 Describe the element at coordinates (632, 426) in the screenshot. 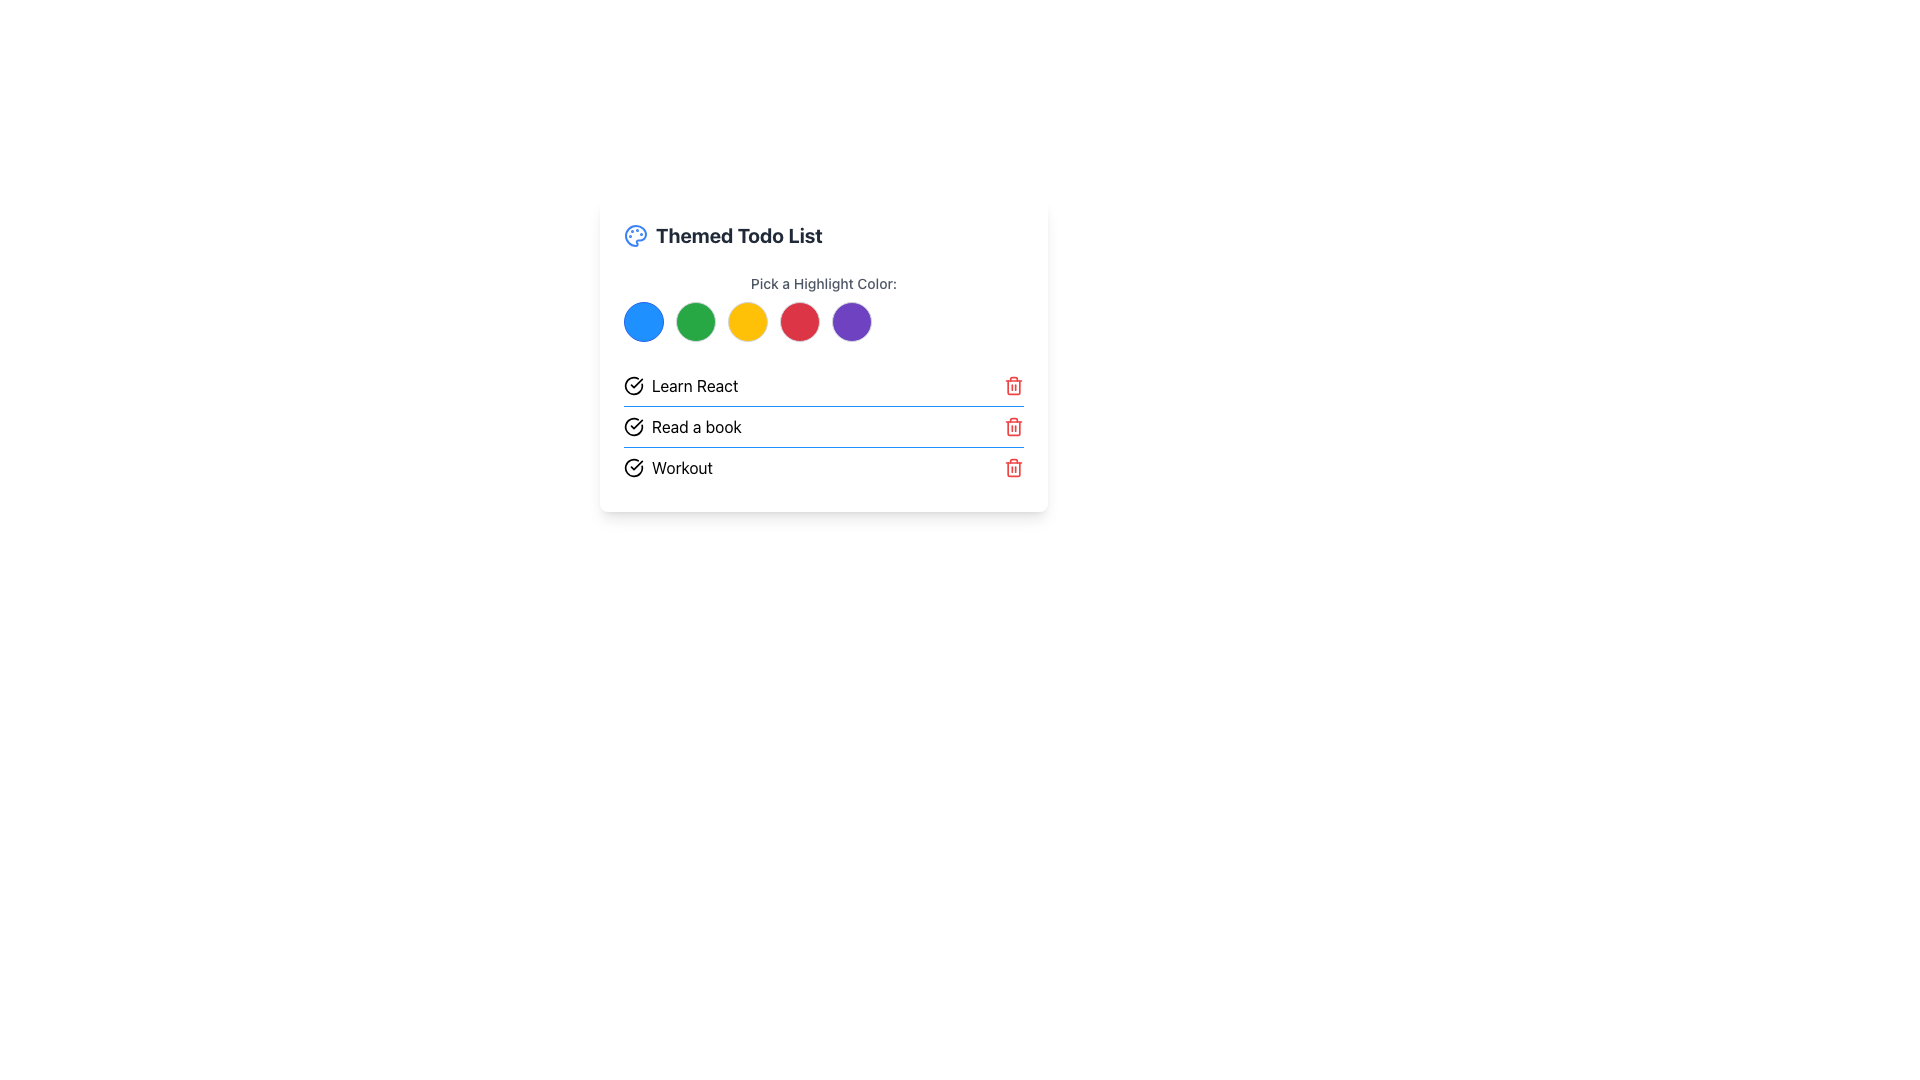

I see `the SVG icon that indicates the completion of the task 'Read a book', which is the second icon in the list of tasks located to the left of the text 'Read a book'` at that location.